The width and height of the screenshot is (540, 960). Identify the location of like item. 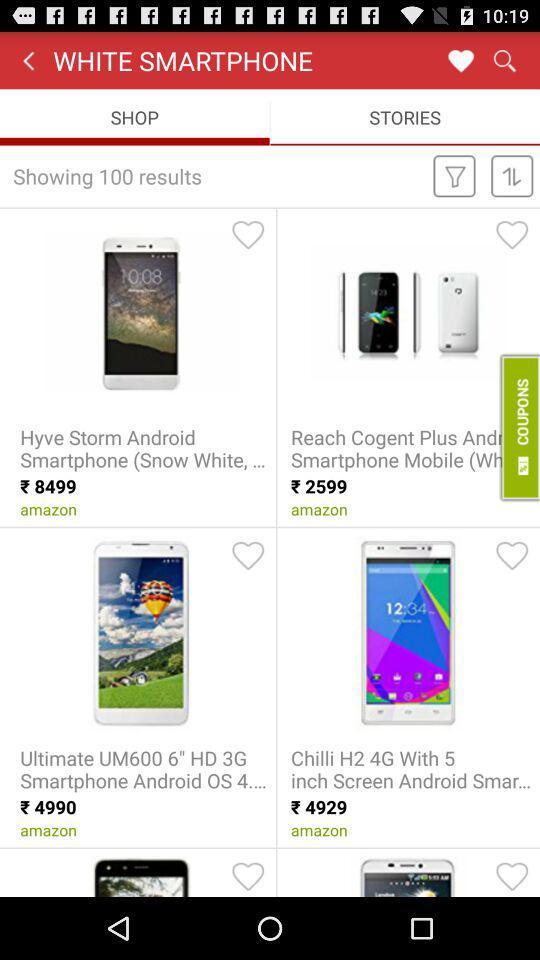
(248, 875).